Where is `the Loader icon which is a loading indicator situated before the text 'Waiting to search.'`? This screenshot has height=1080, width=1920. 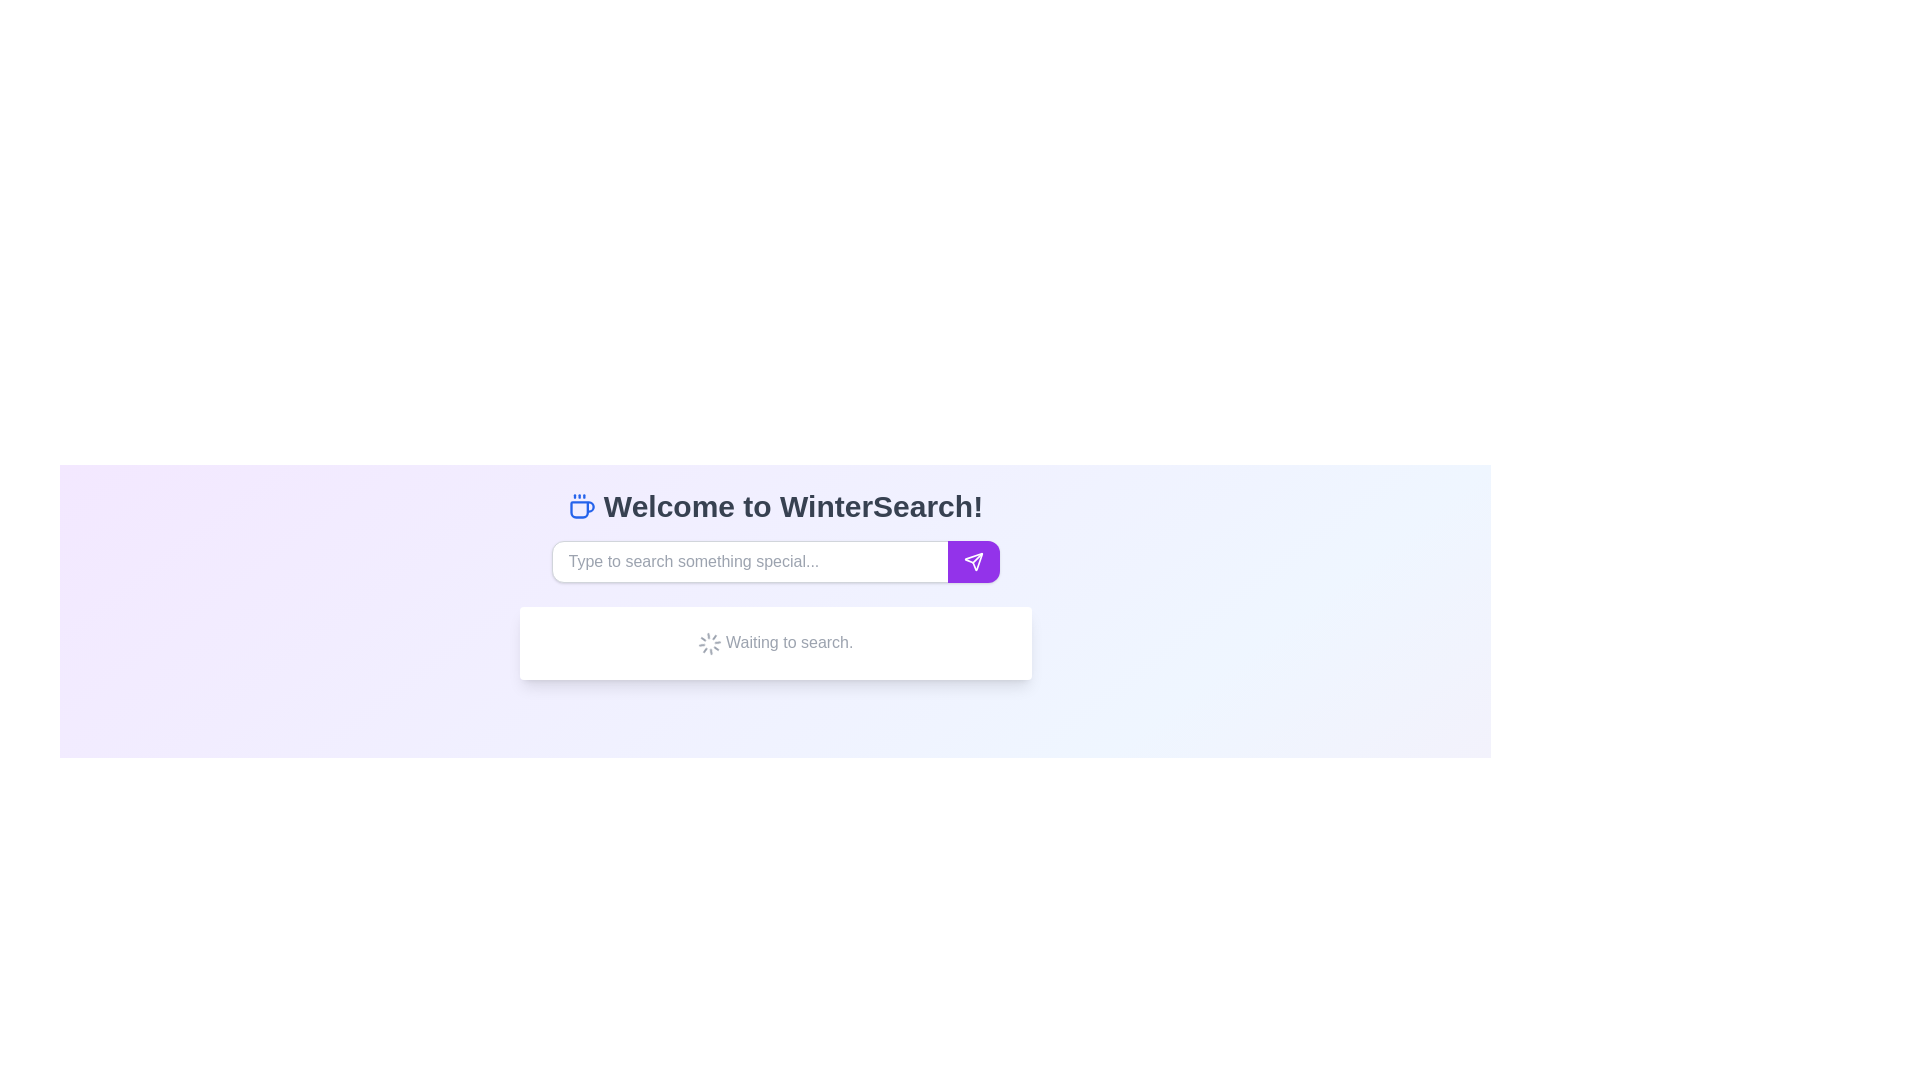 the Loader icon which is a loading indicator situated before the text 'Waiting to search.' is located at coordinates (709, 643).